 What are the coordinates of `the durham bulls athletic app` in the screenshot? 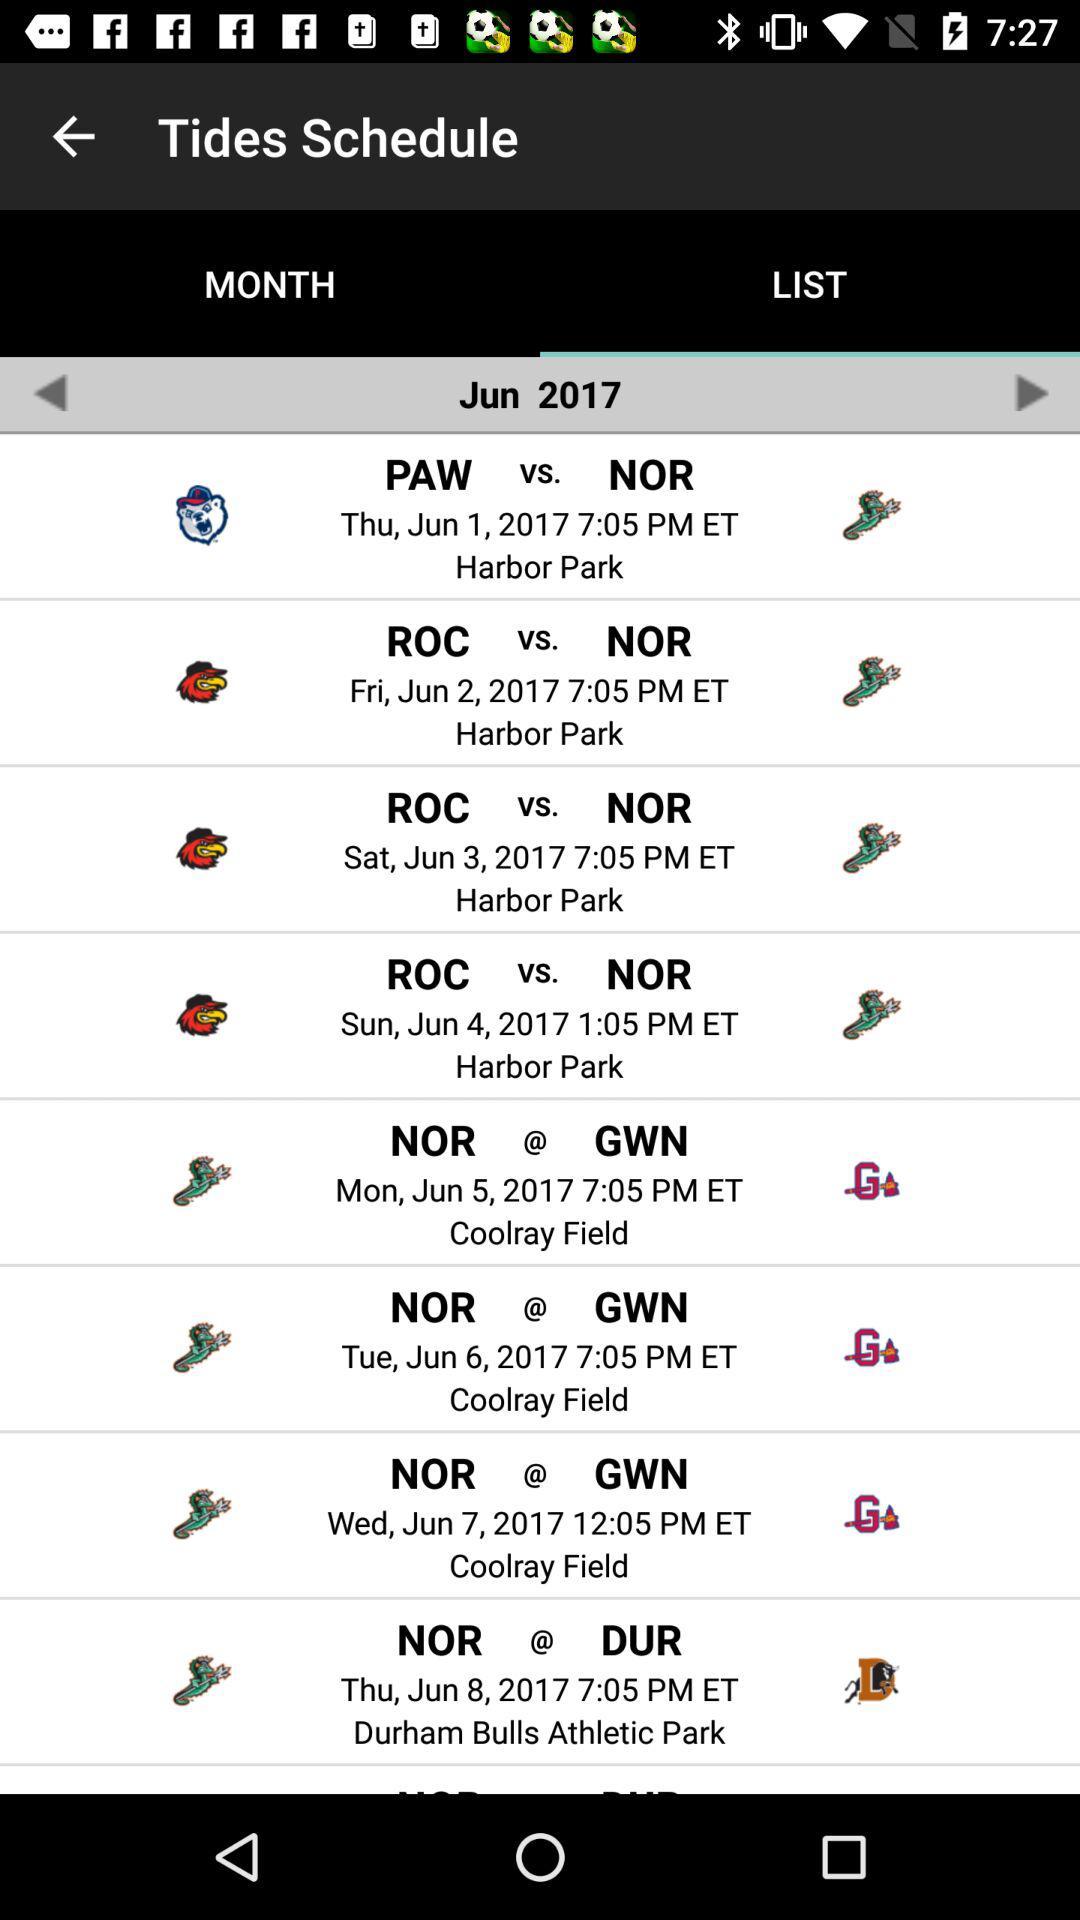 It's located at (538, 1730).